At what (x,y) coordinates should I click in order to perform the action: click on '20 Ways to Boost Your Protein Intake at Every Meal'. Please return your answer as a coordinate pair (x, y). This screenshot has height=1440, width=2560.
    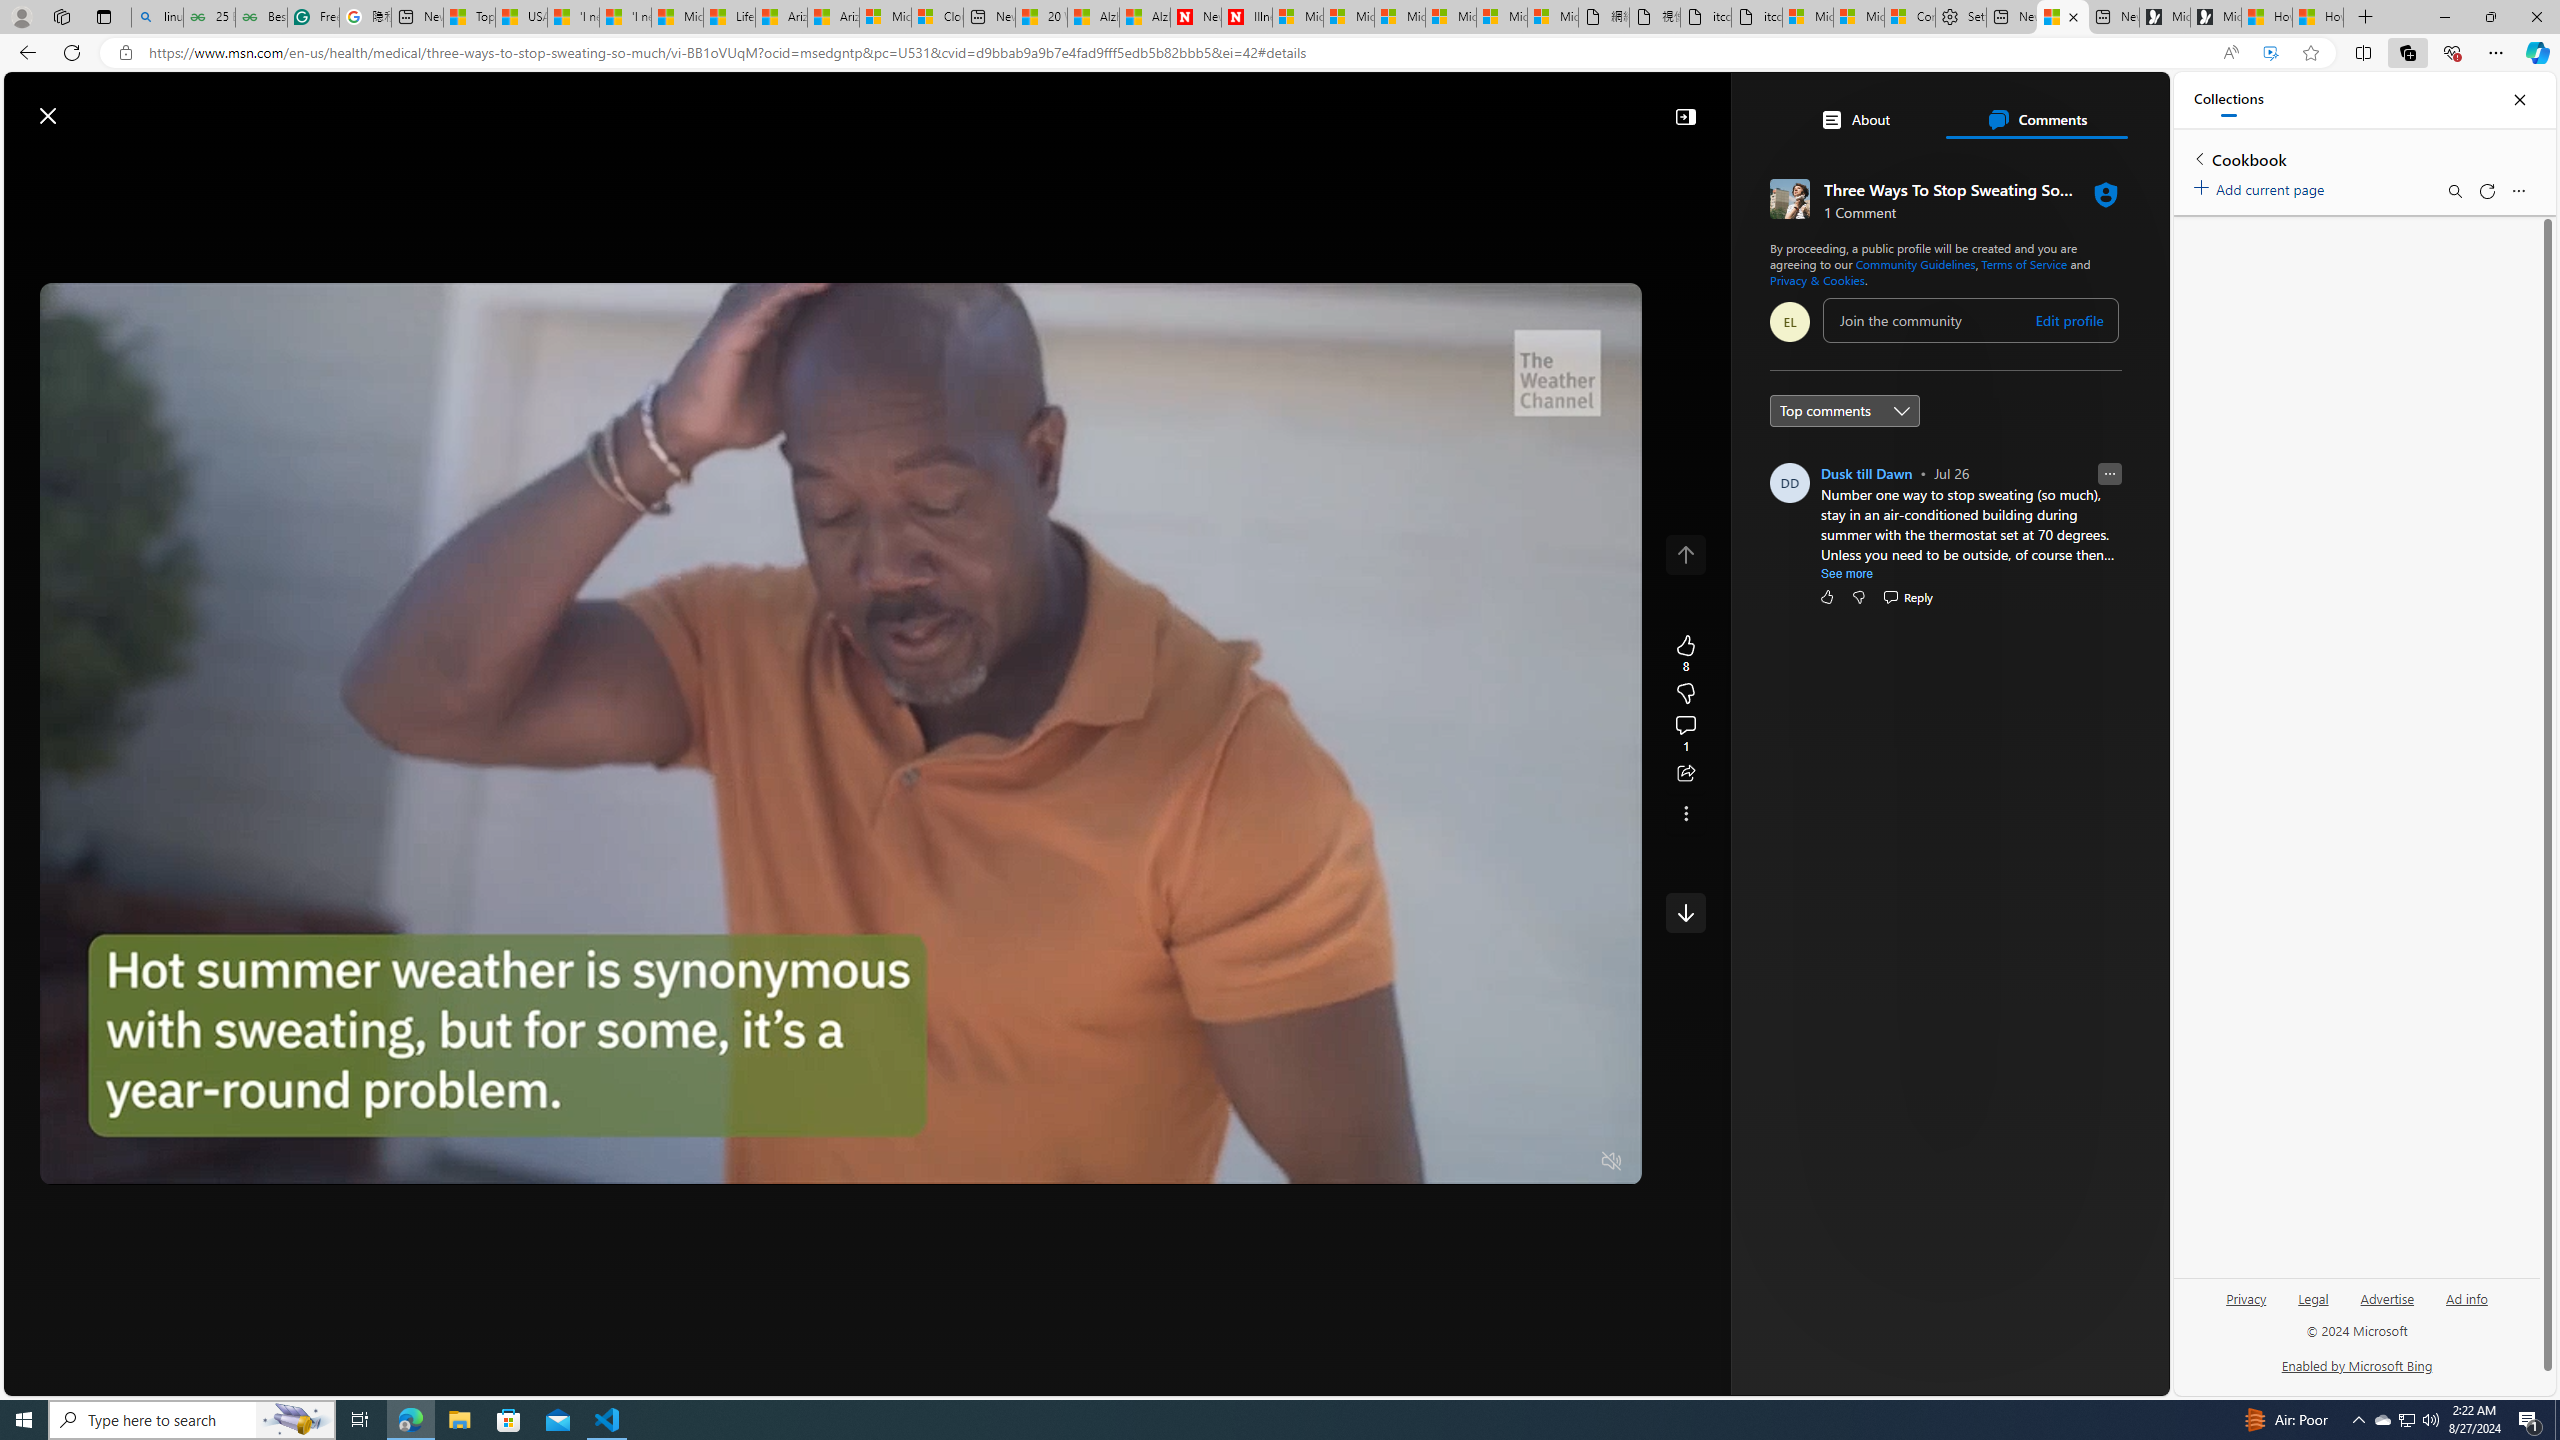
    Looking at the image, I should click on (1039, 16).